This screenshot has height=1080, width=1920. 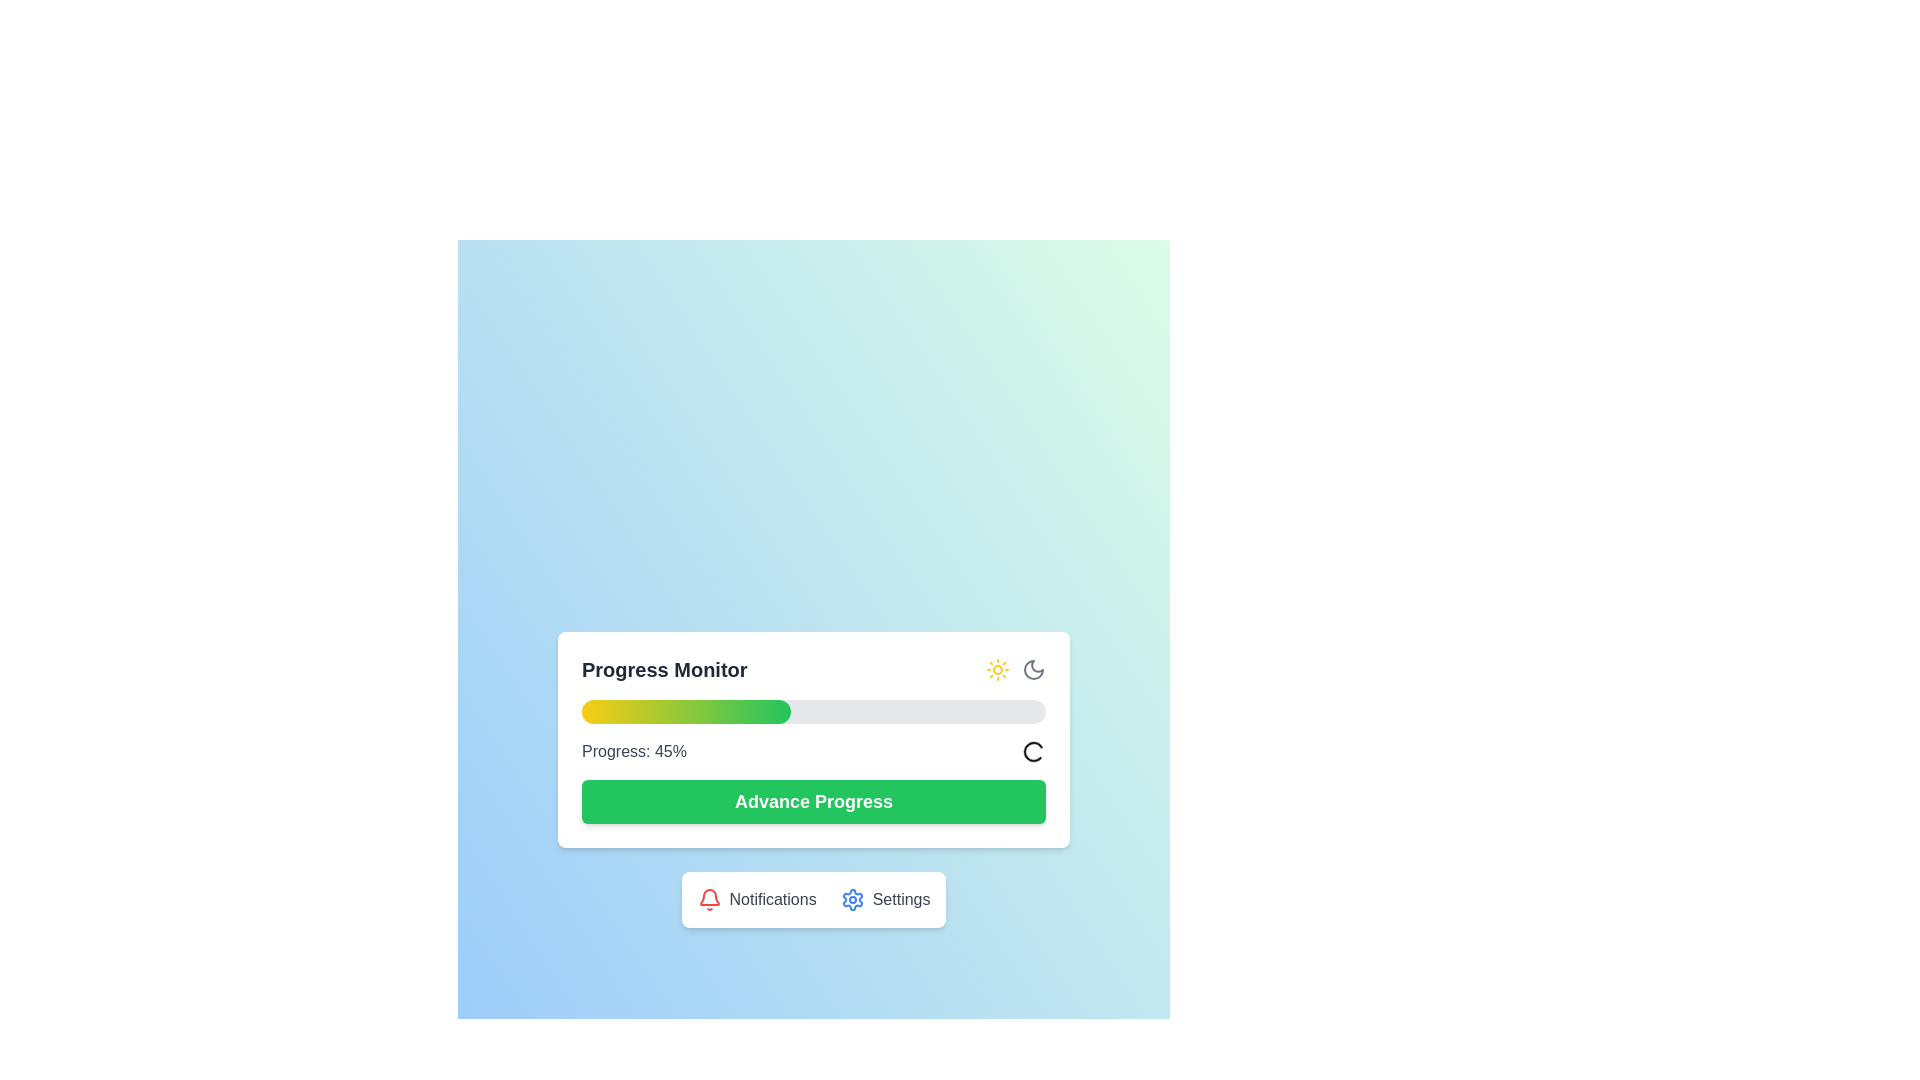 I want to click on the blue gear icon representing the settings option, so click(x=852, y=898).